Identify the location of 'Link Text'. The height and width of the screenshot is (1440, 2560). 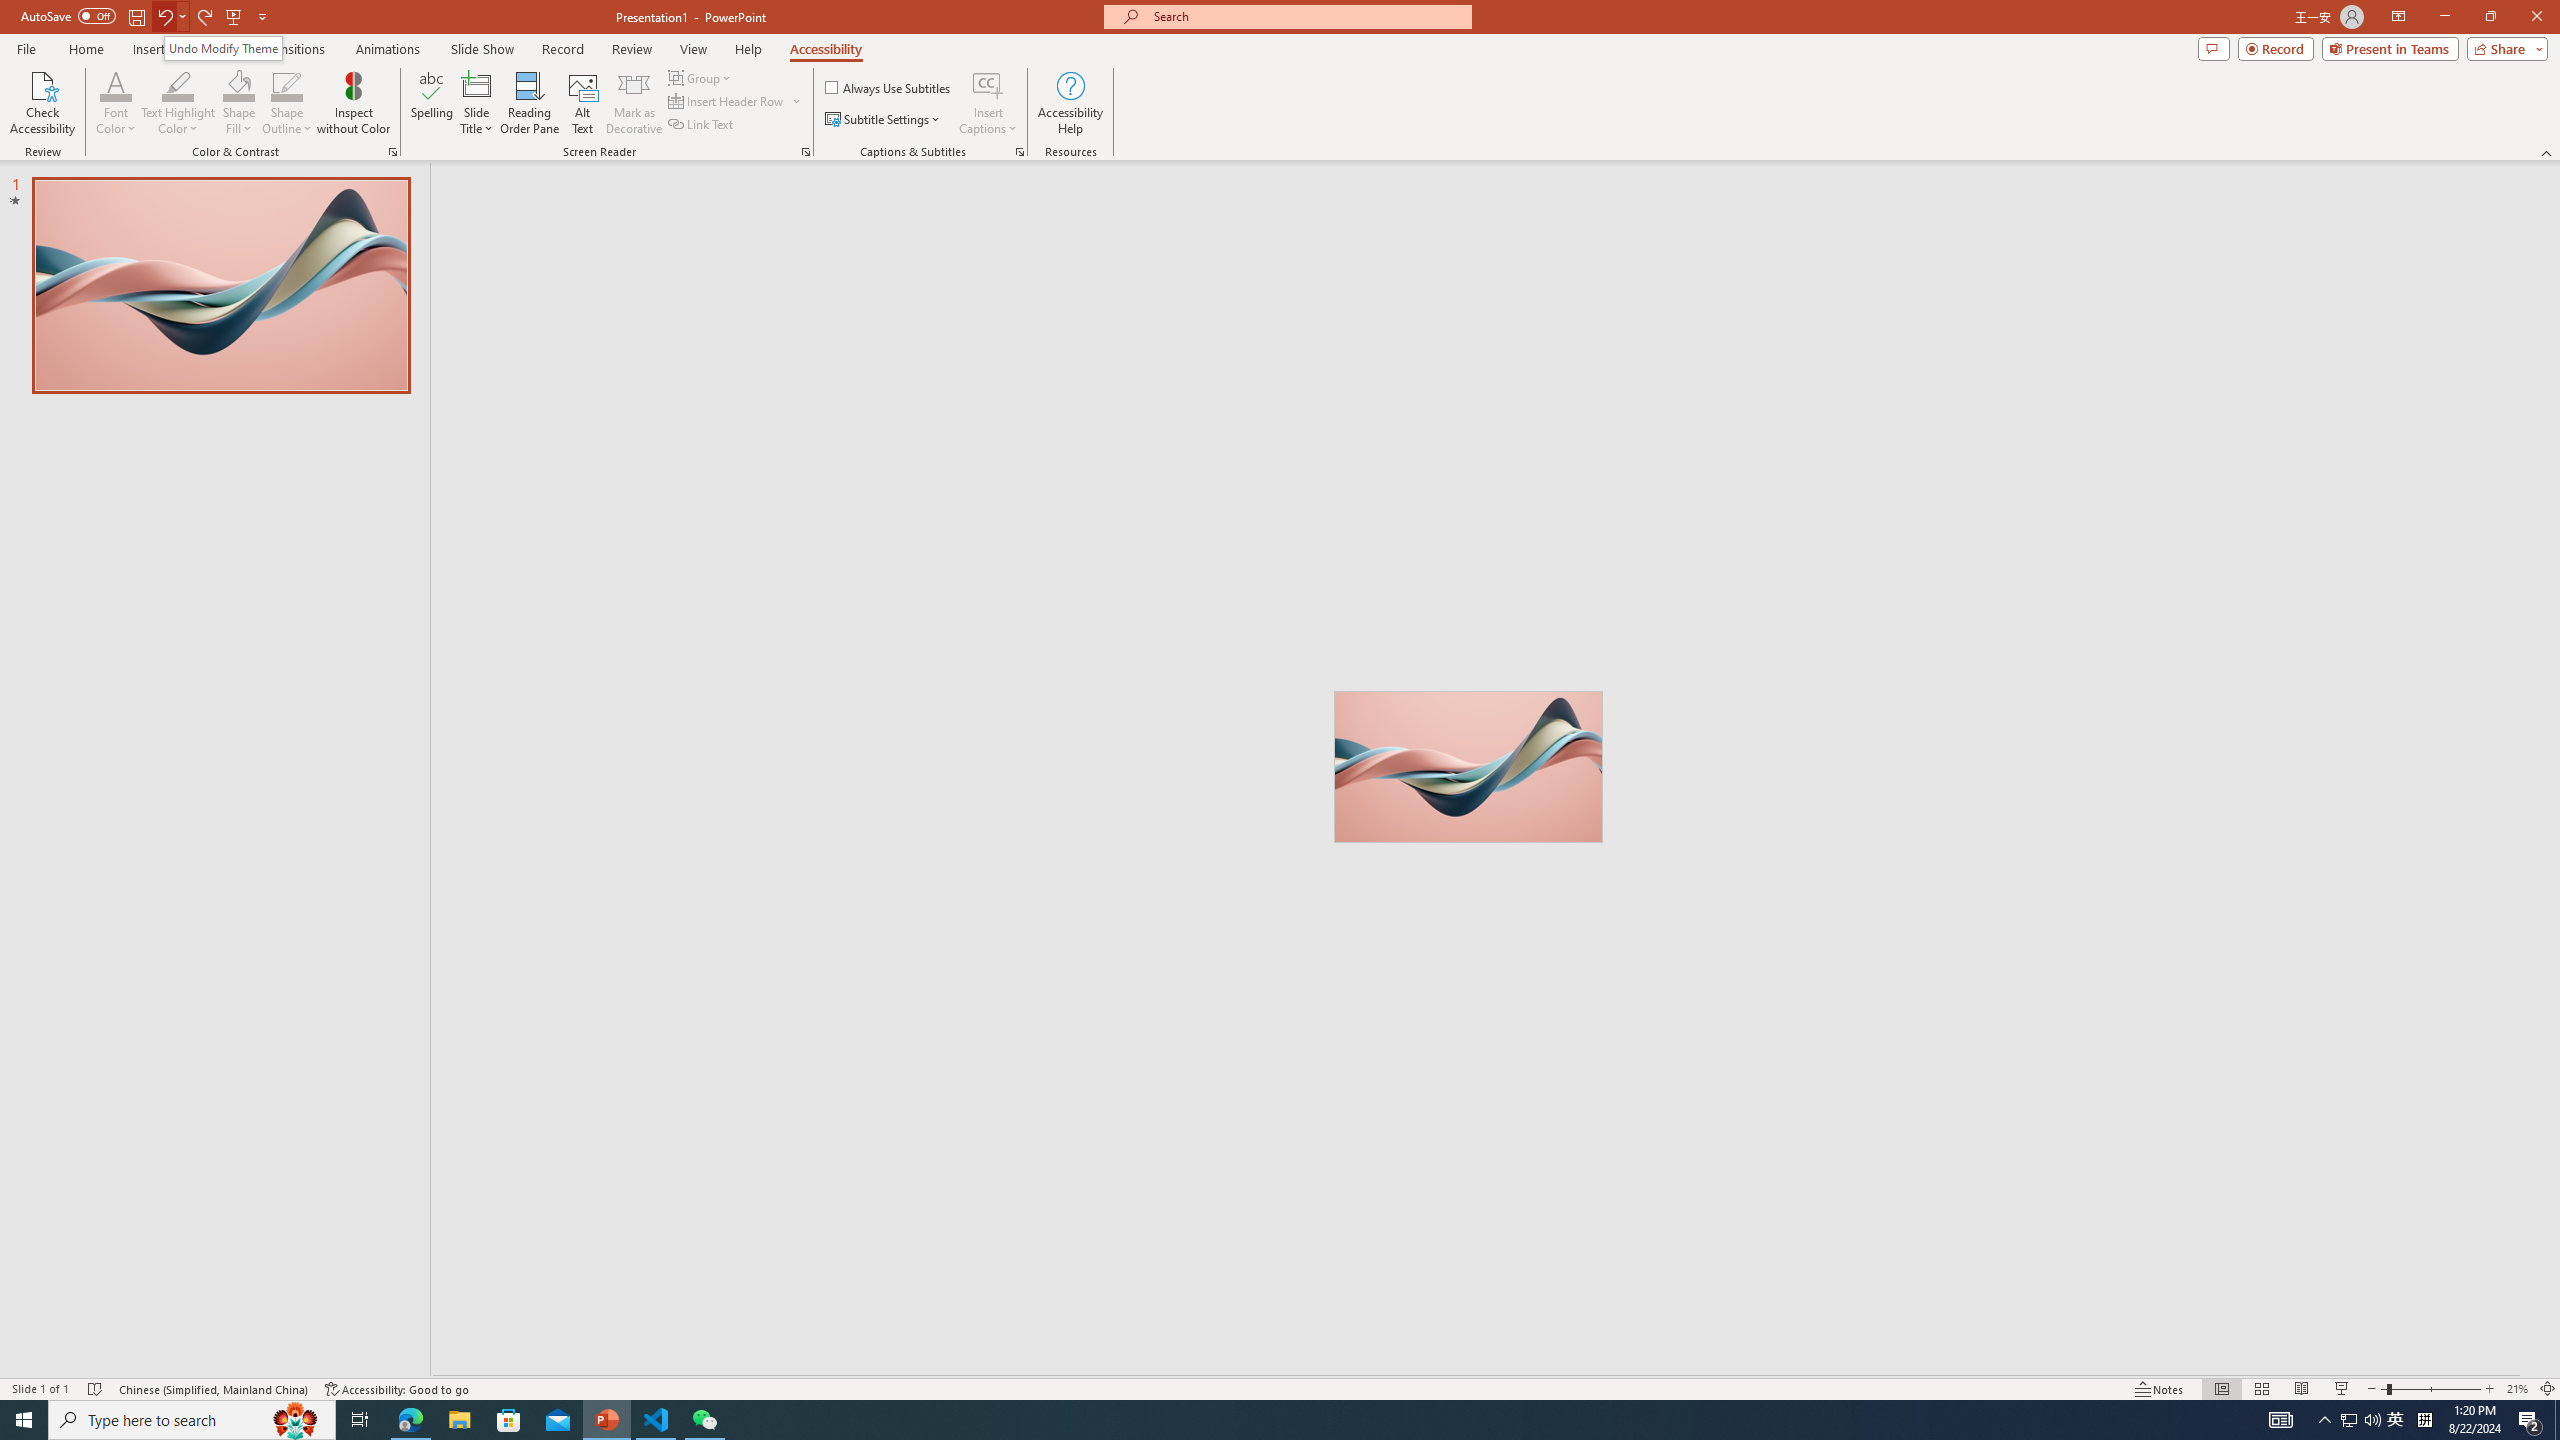
(701, 122).